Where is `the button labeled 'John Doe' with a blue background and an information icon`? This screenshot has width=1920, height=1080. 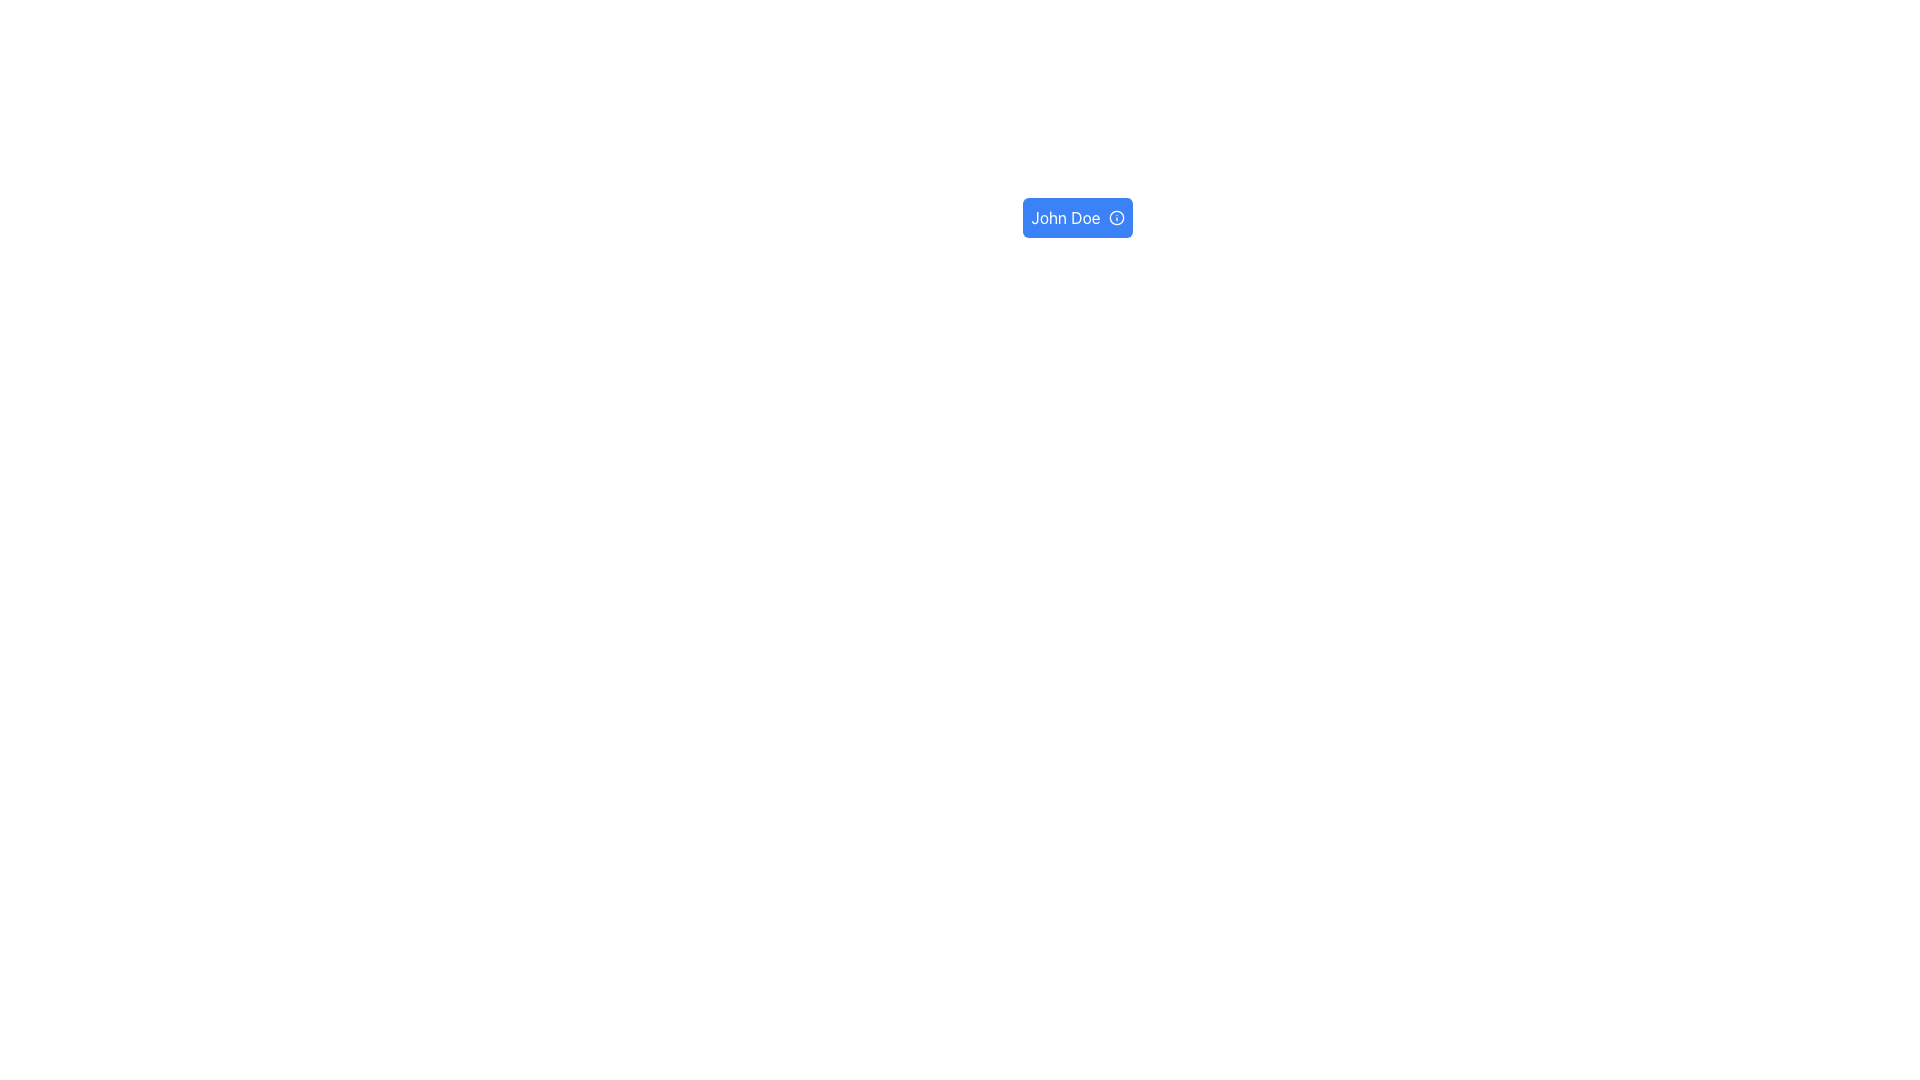 the button labeled 'John Doe' with a blue background and an information icon is located at coordinates (1077, 218).